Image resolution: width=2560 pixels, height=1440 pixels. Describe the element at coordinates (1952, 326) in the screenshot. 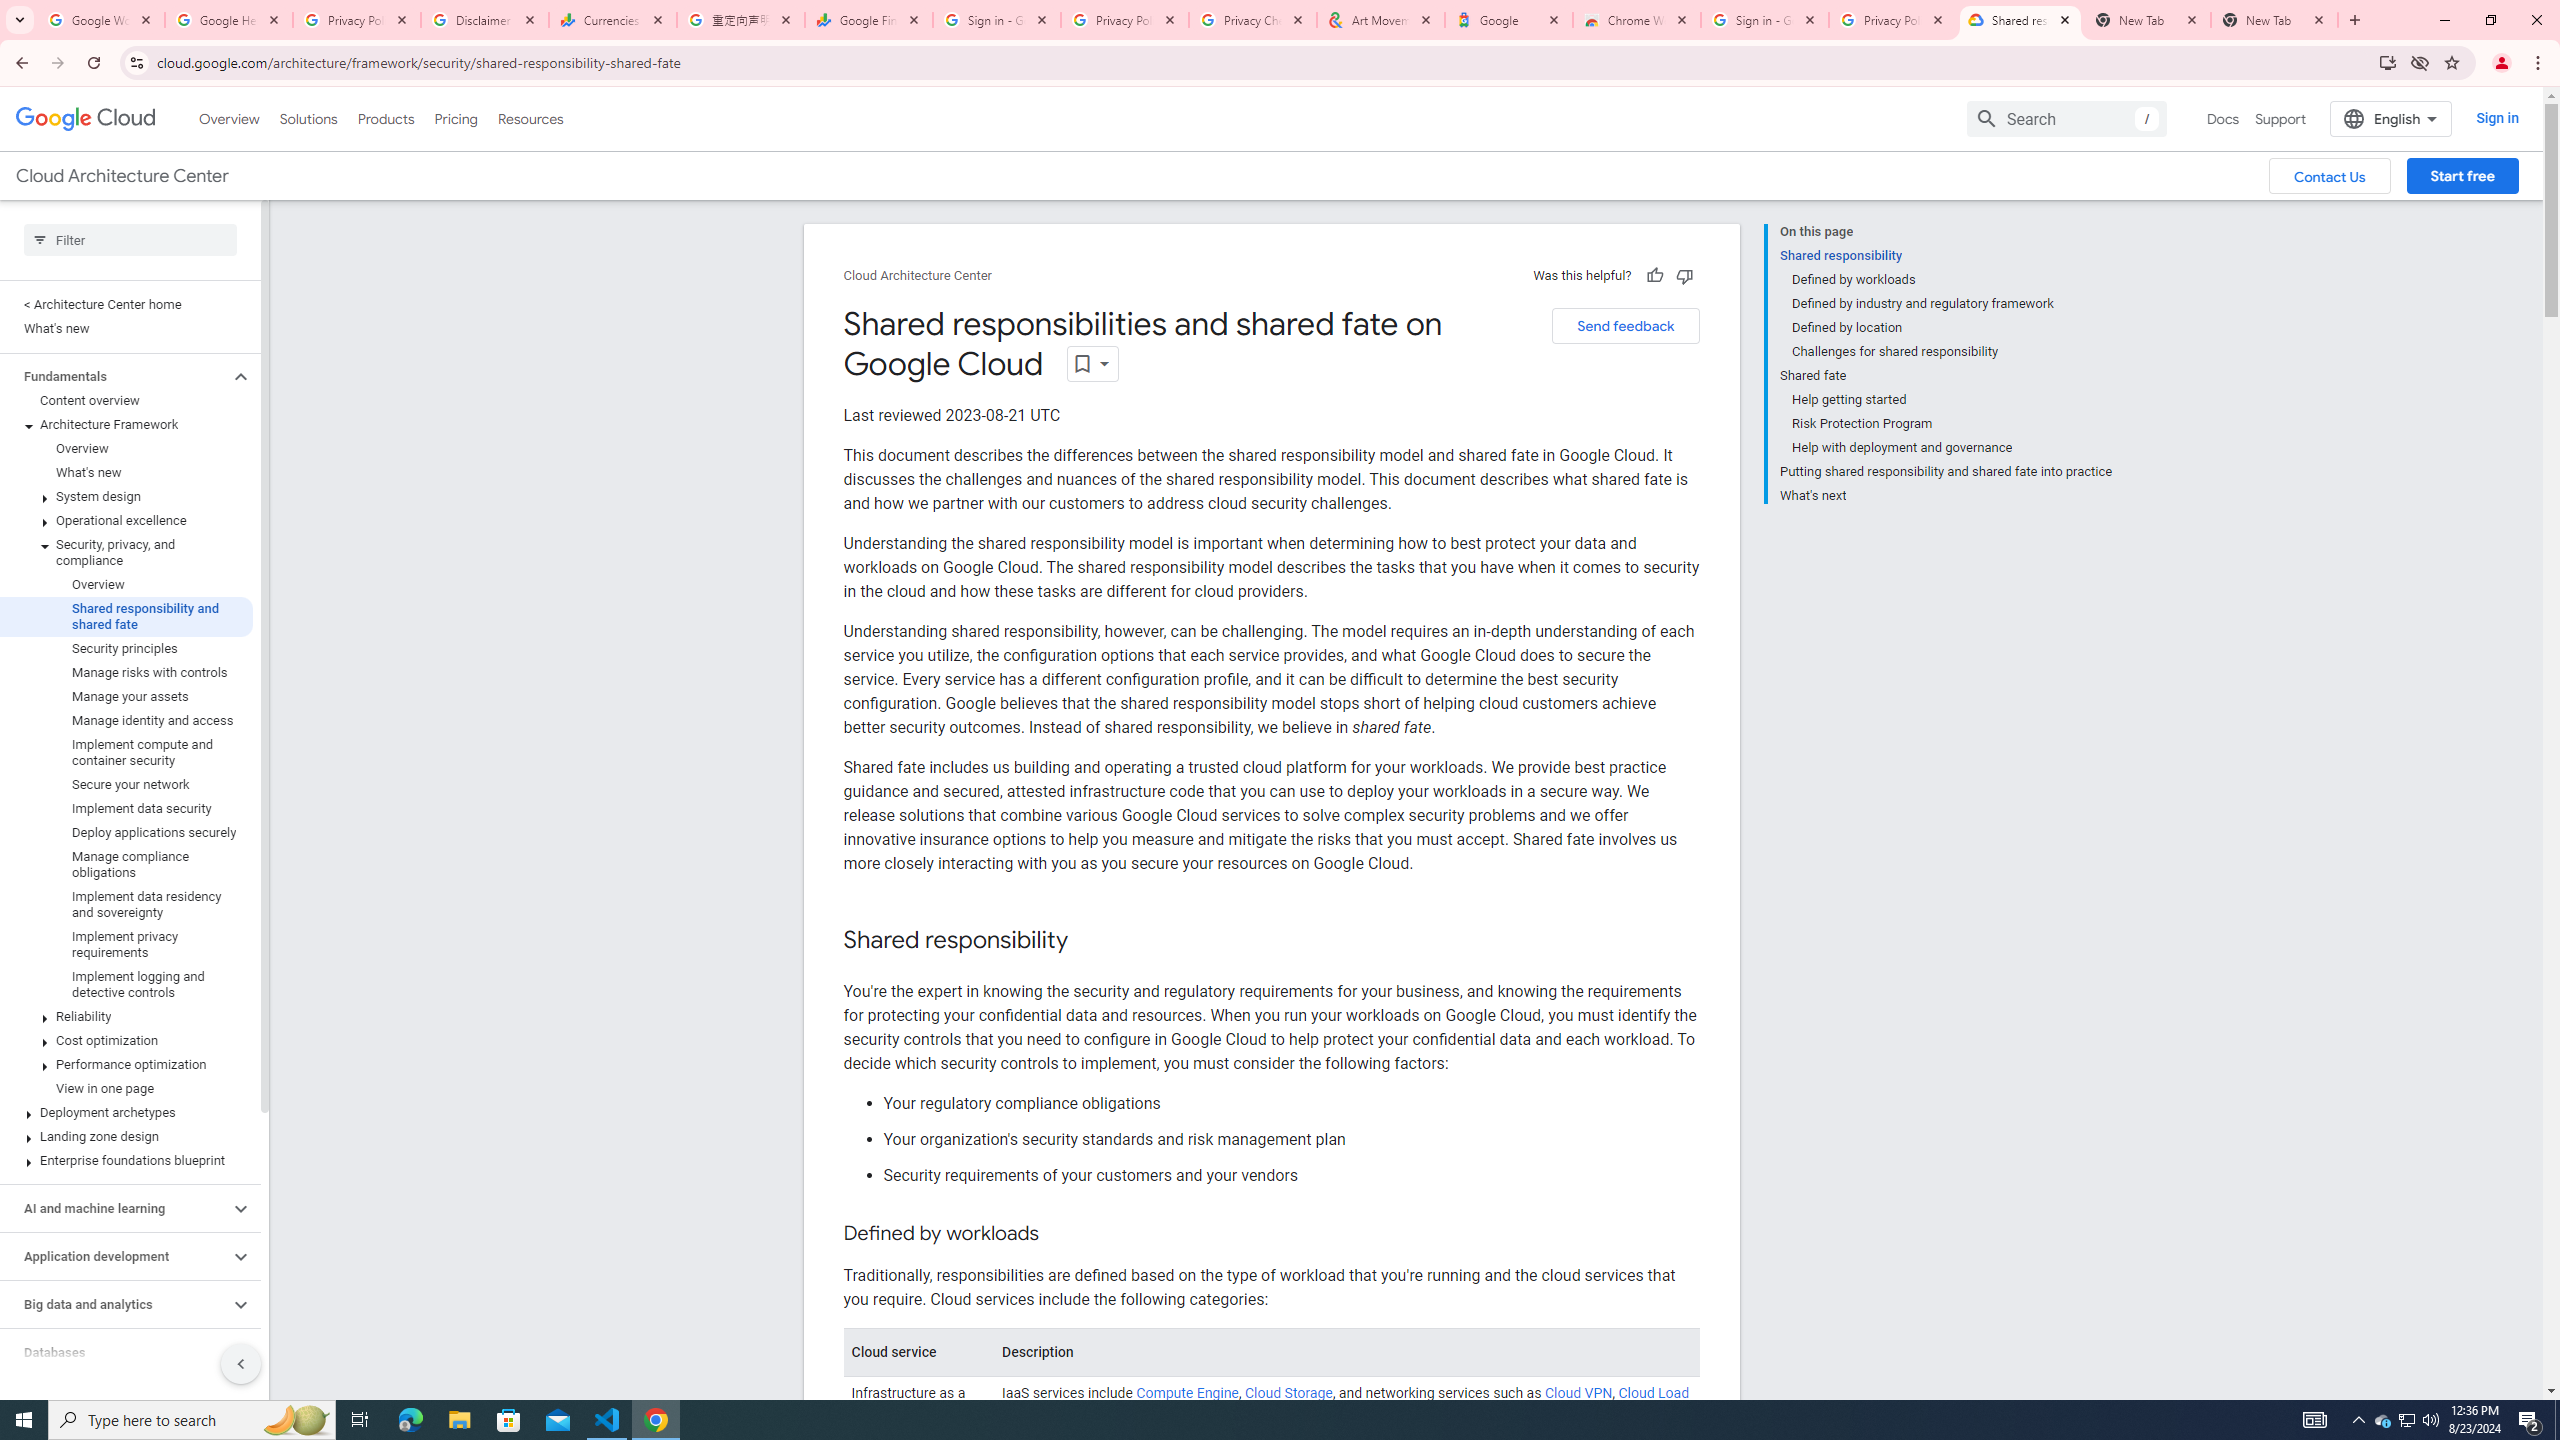

I see `'Defined by location'` at that location.